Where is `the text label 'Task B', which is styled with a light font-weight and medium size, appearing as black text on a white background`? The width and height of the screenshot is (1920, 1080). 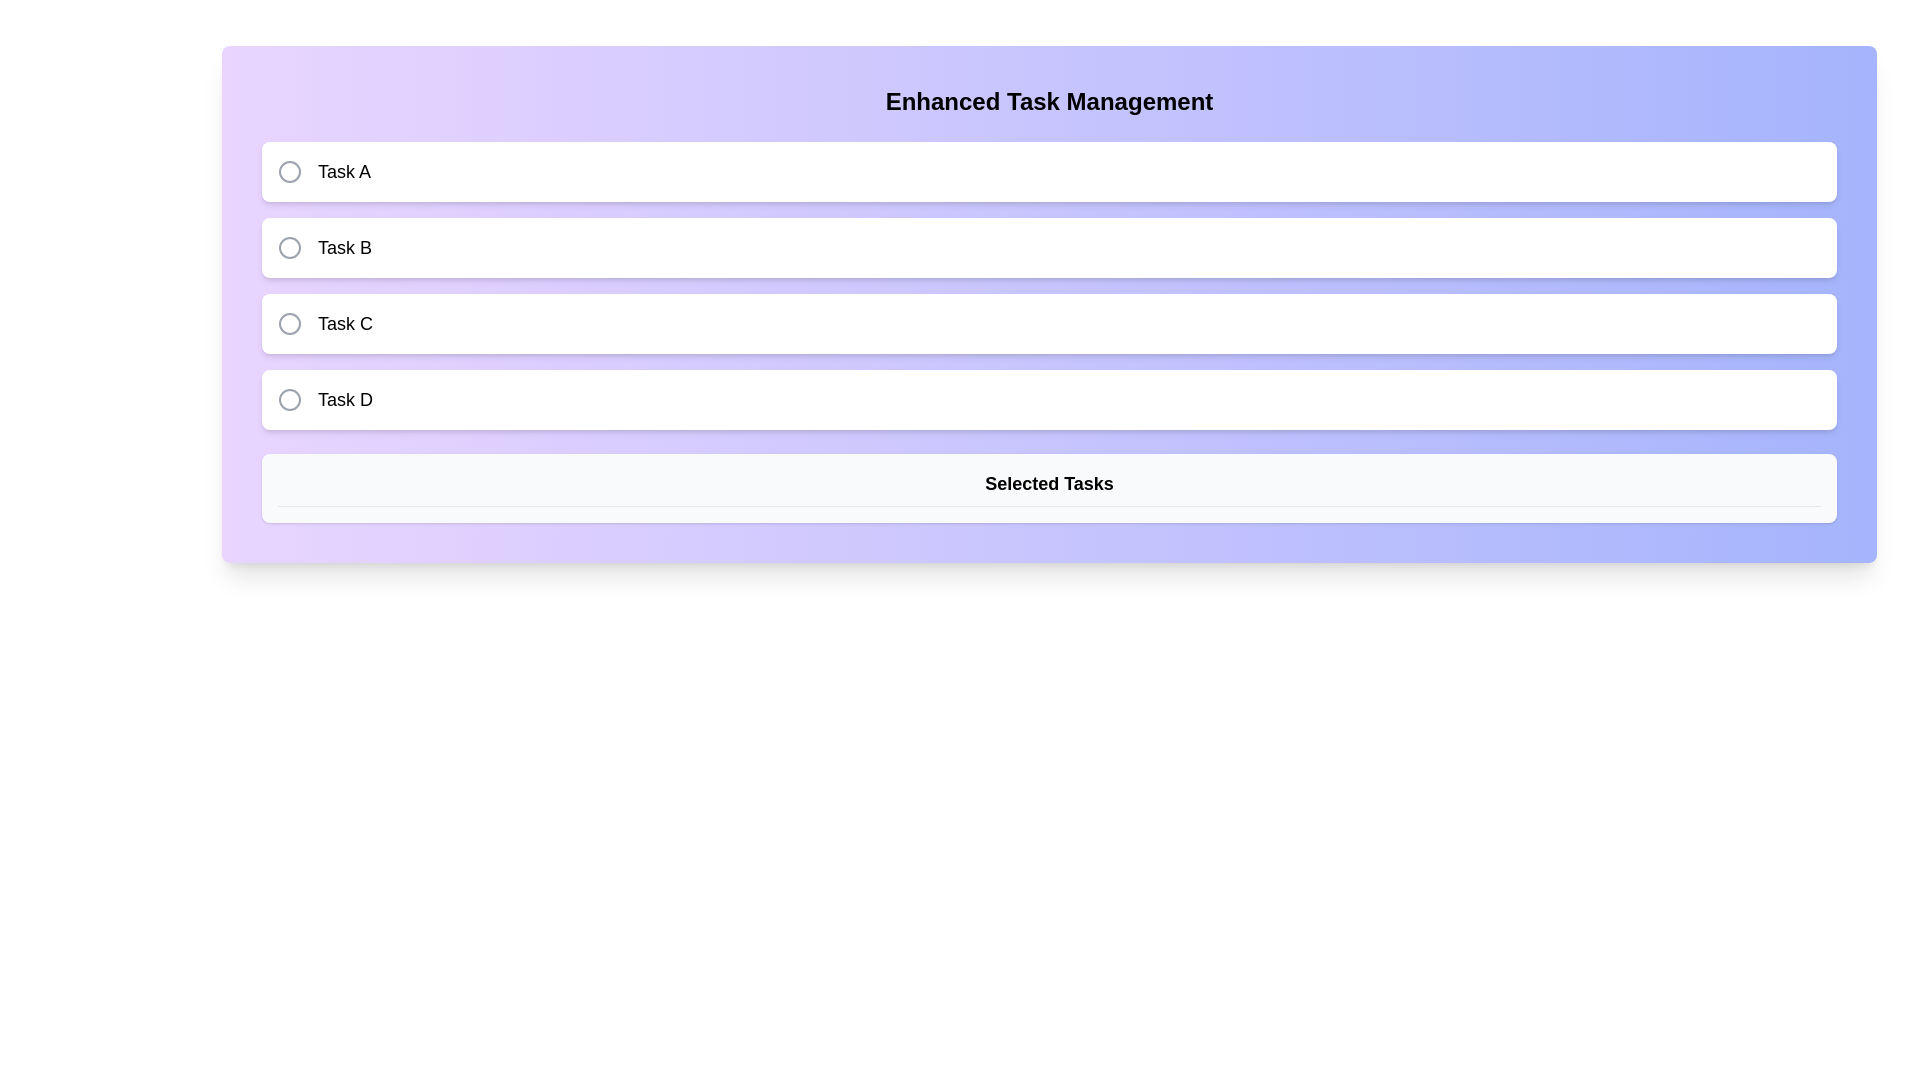 the text label 'Task B', which is styled with a light font-weight and medium size, appearing as black text on a white background is located at coordinates (345, 246).